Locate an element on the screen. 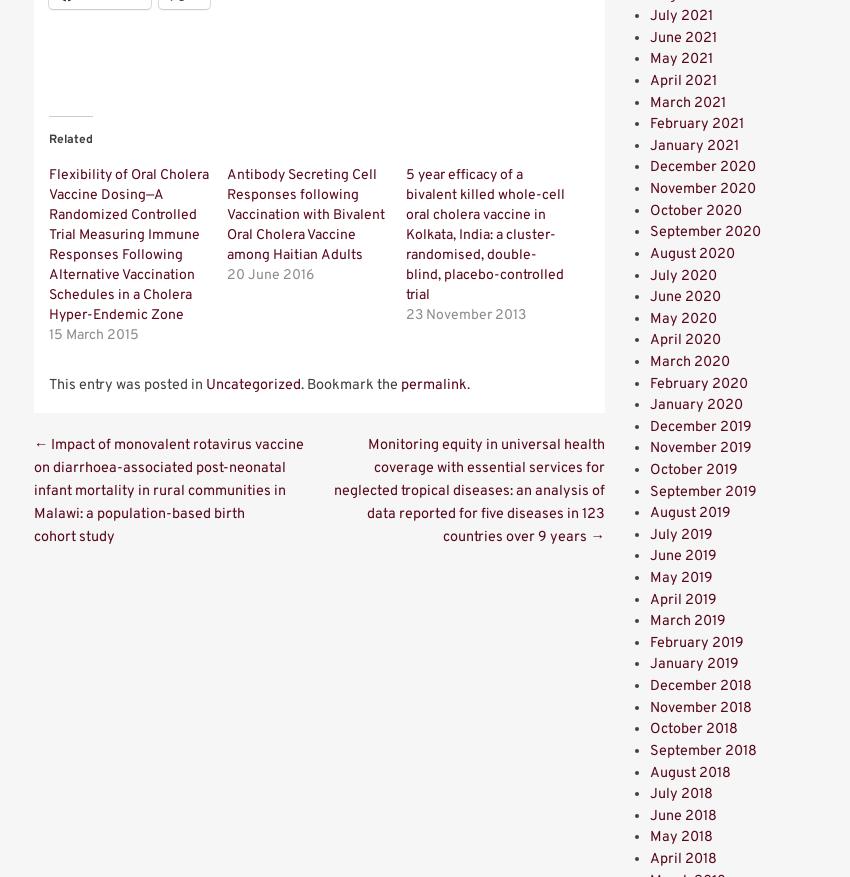 The width and height of the screenshot is (850, 877). 'May 2018' is located at coordinates (680, 837).